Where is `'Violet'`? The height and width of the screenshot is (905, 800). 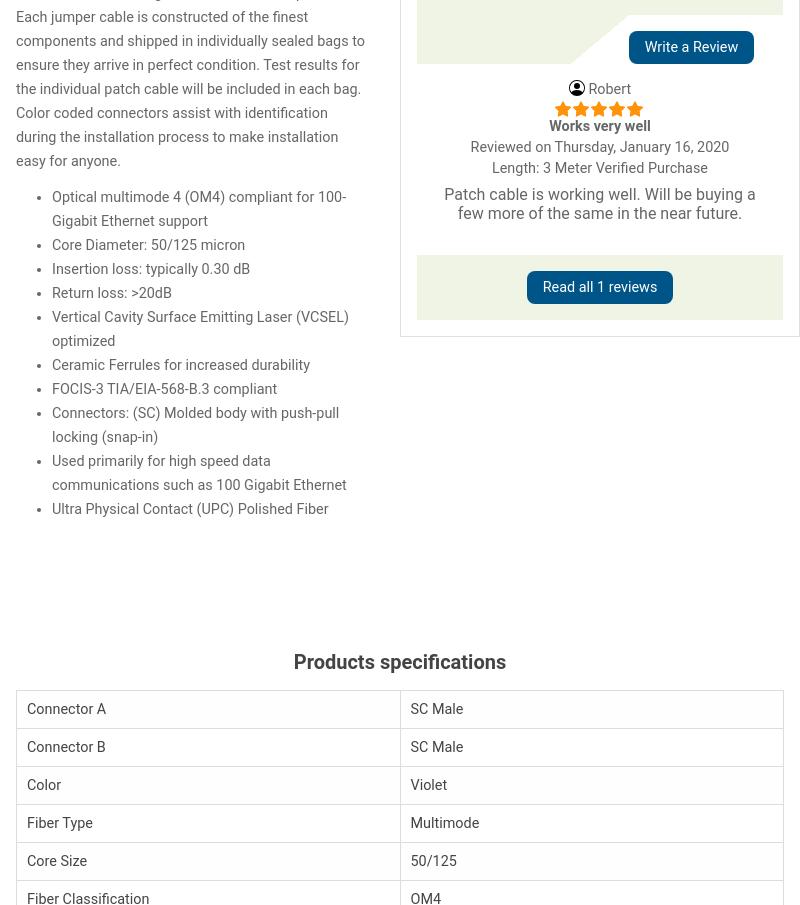
'Violet' is located at coordinates (428, 784).